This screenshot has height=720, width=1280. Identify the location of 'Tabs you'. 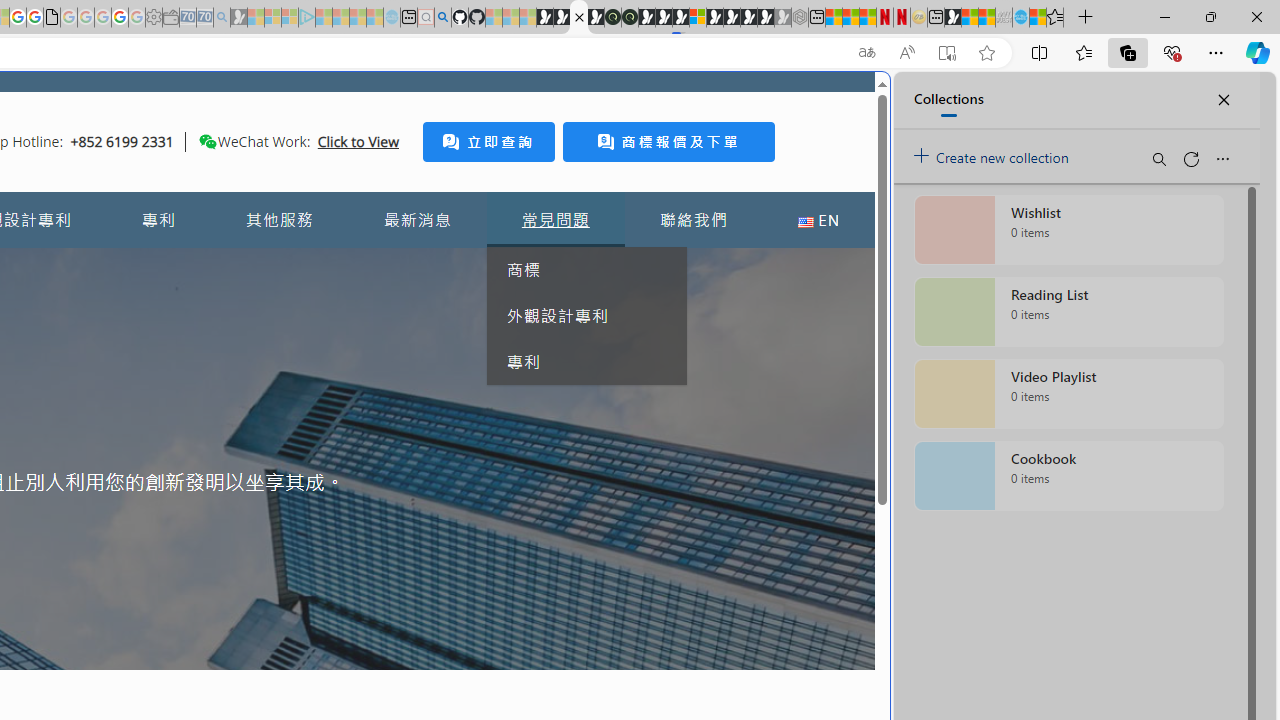
(276, 265).